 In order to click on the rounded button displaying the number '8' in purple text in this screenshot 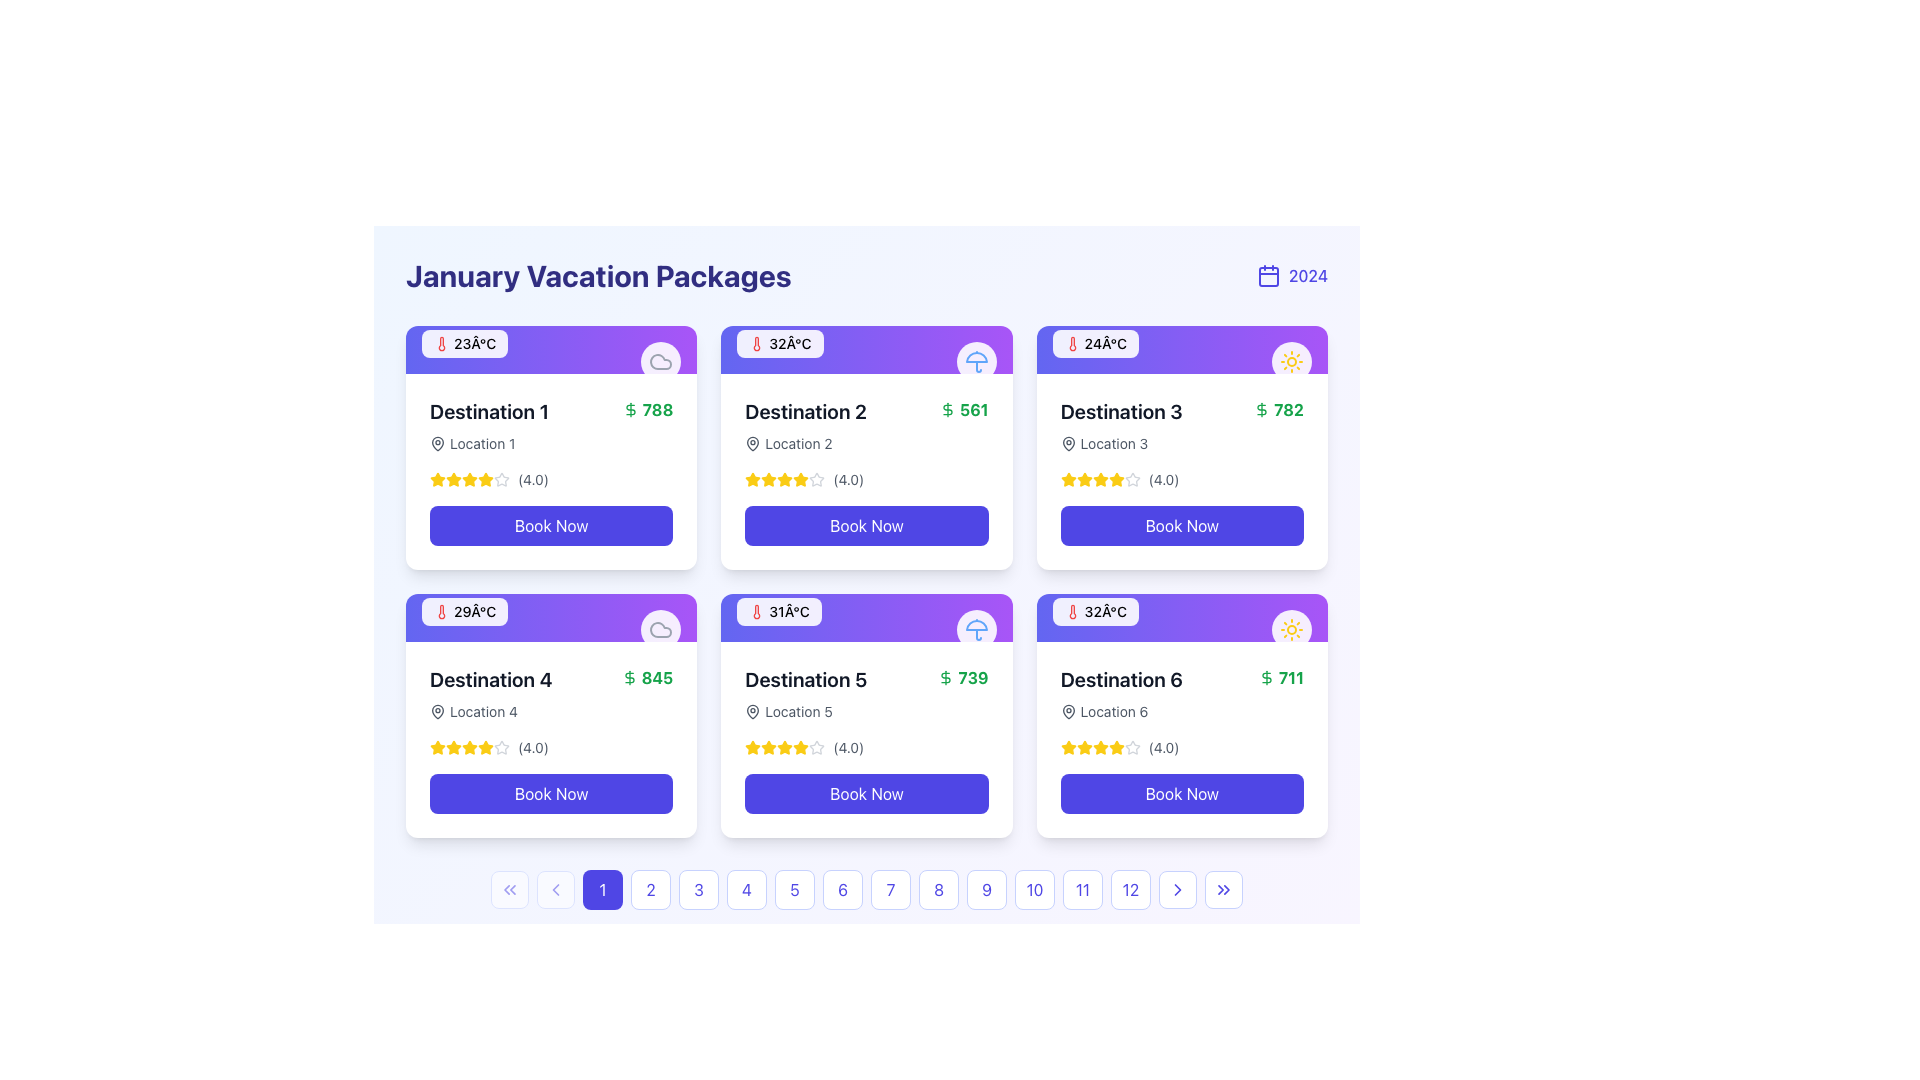, I will do `click(938, 889)`.